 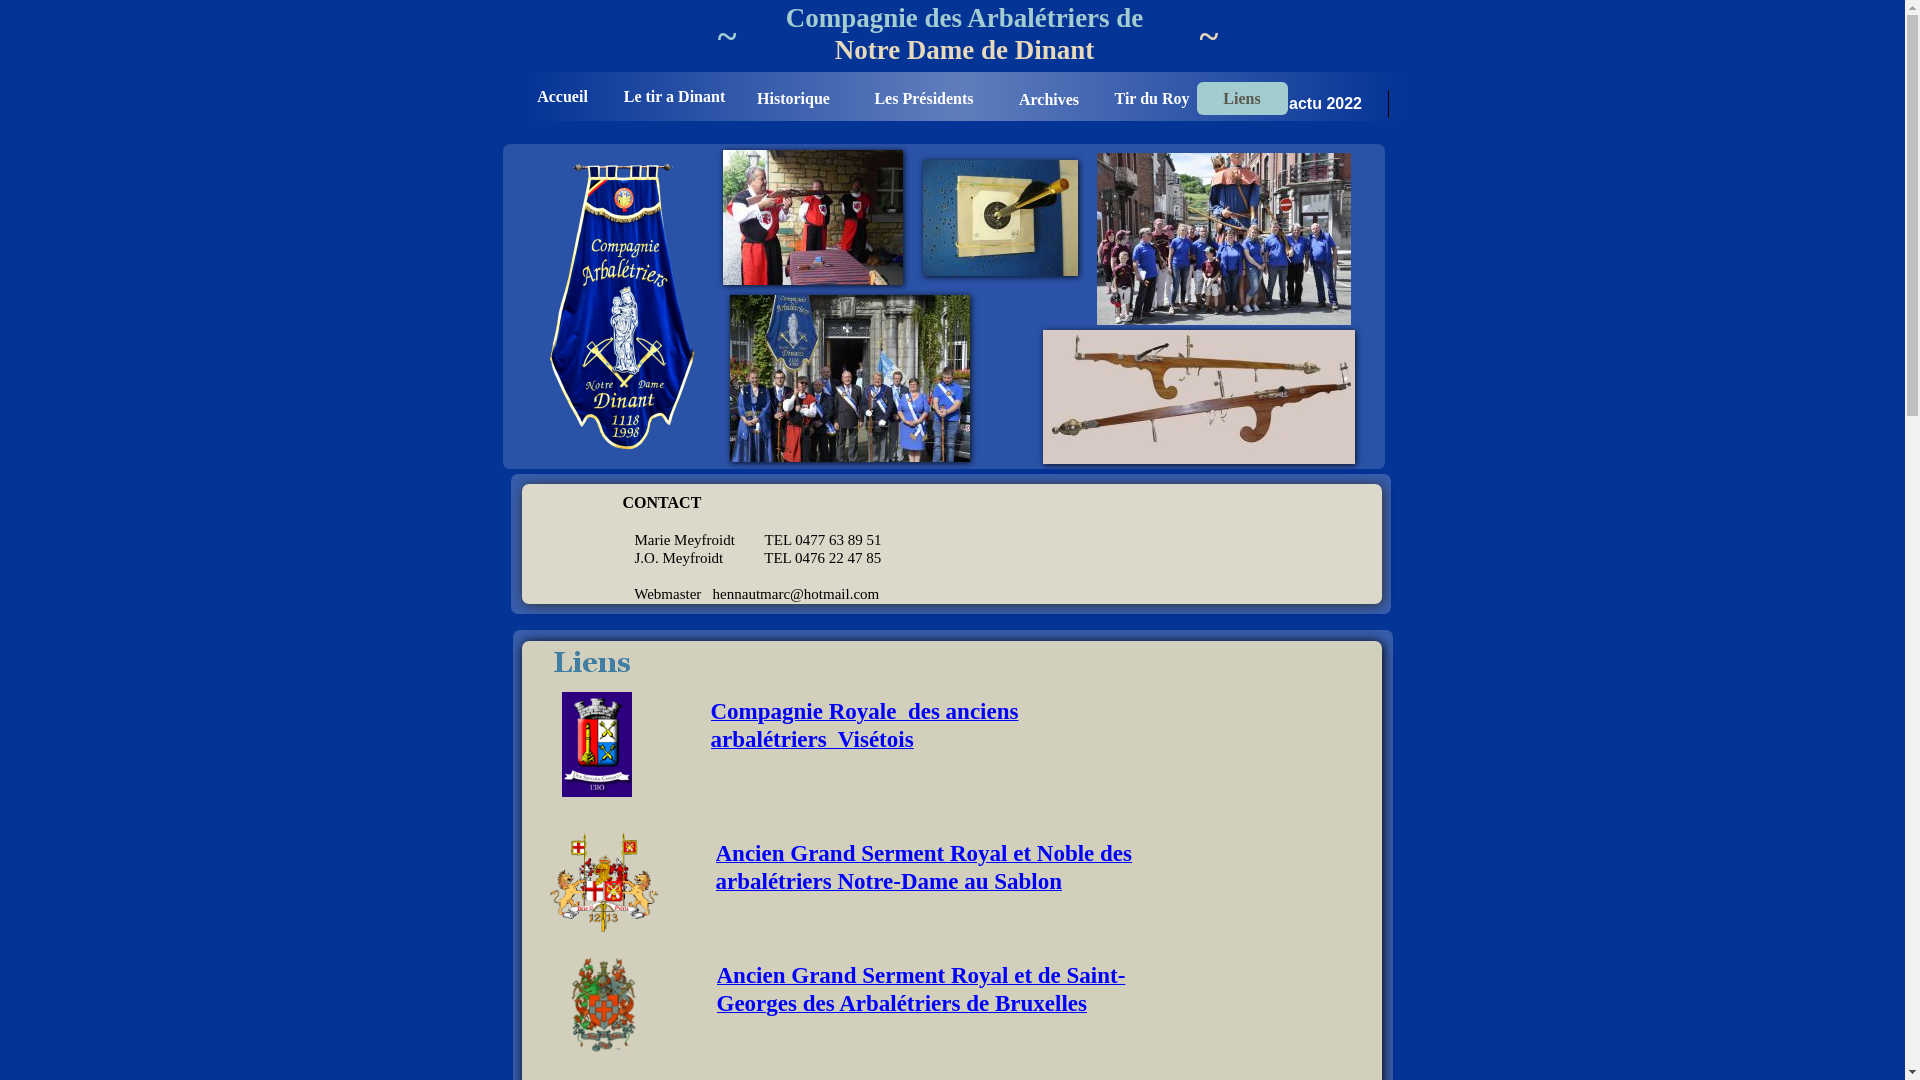 I want to click on 'Le tir a Dinant', so click(x=674, y=96).